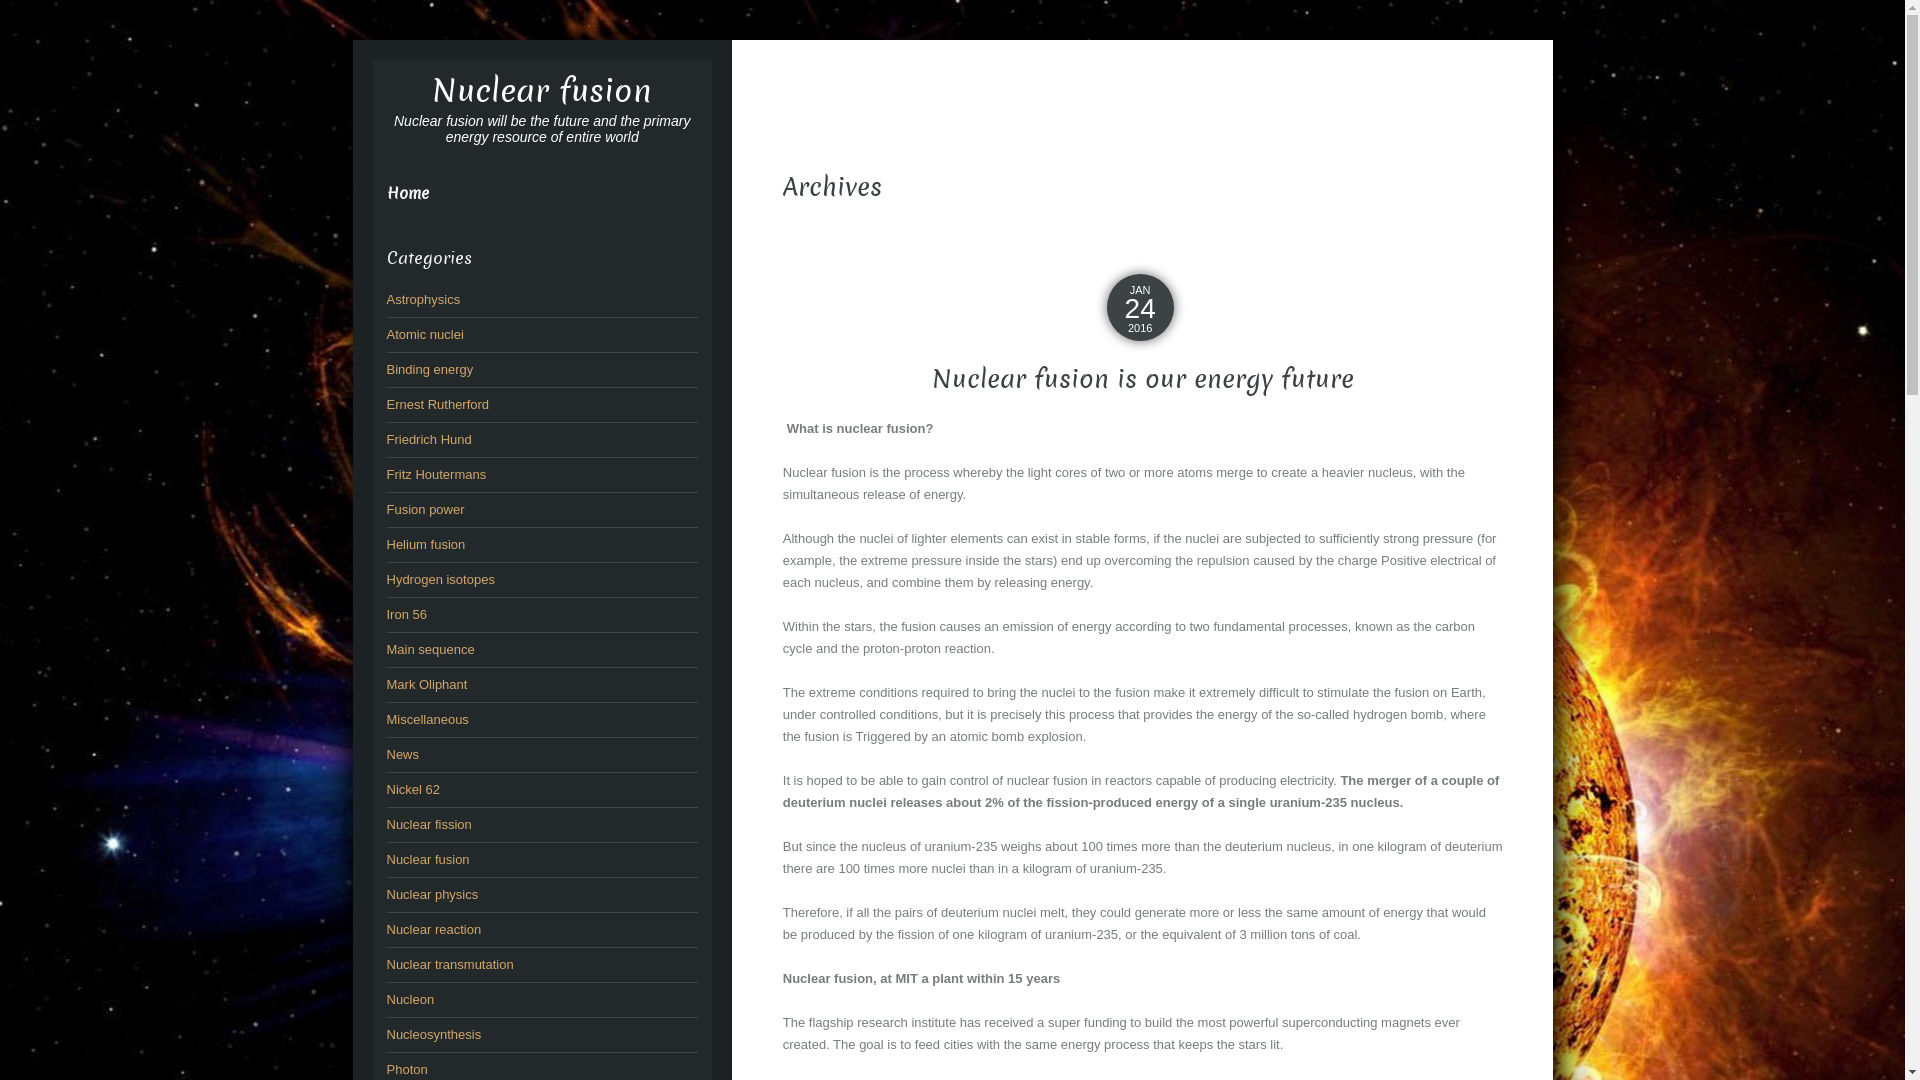 The width and height of the screenshot is (1920, 1080). Describe the element at coordinates (448, 963) in the screenshot. I see `'Nuclear transmutation'` at that location.